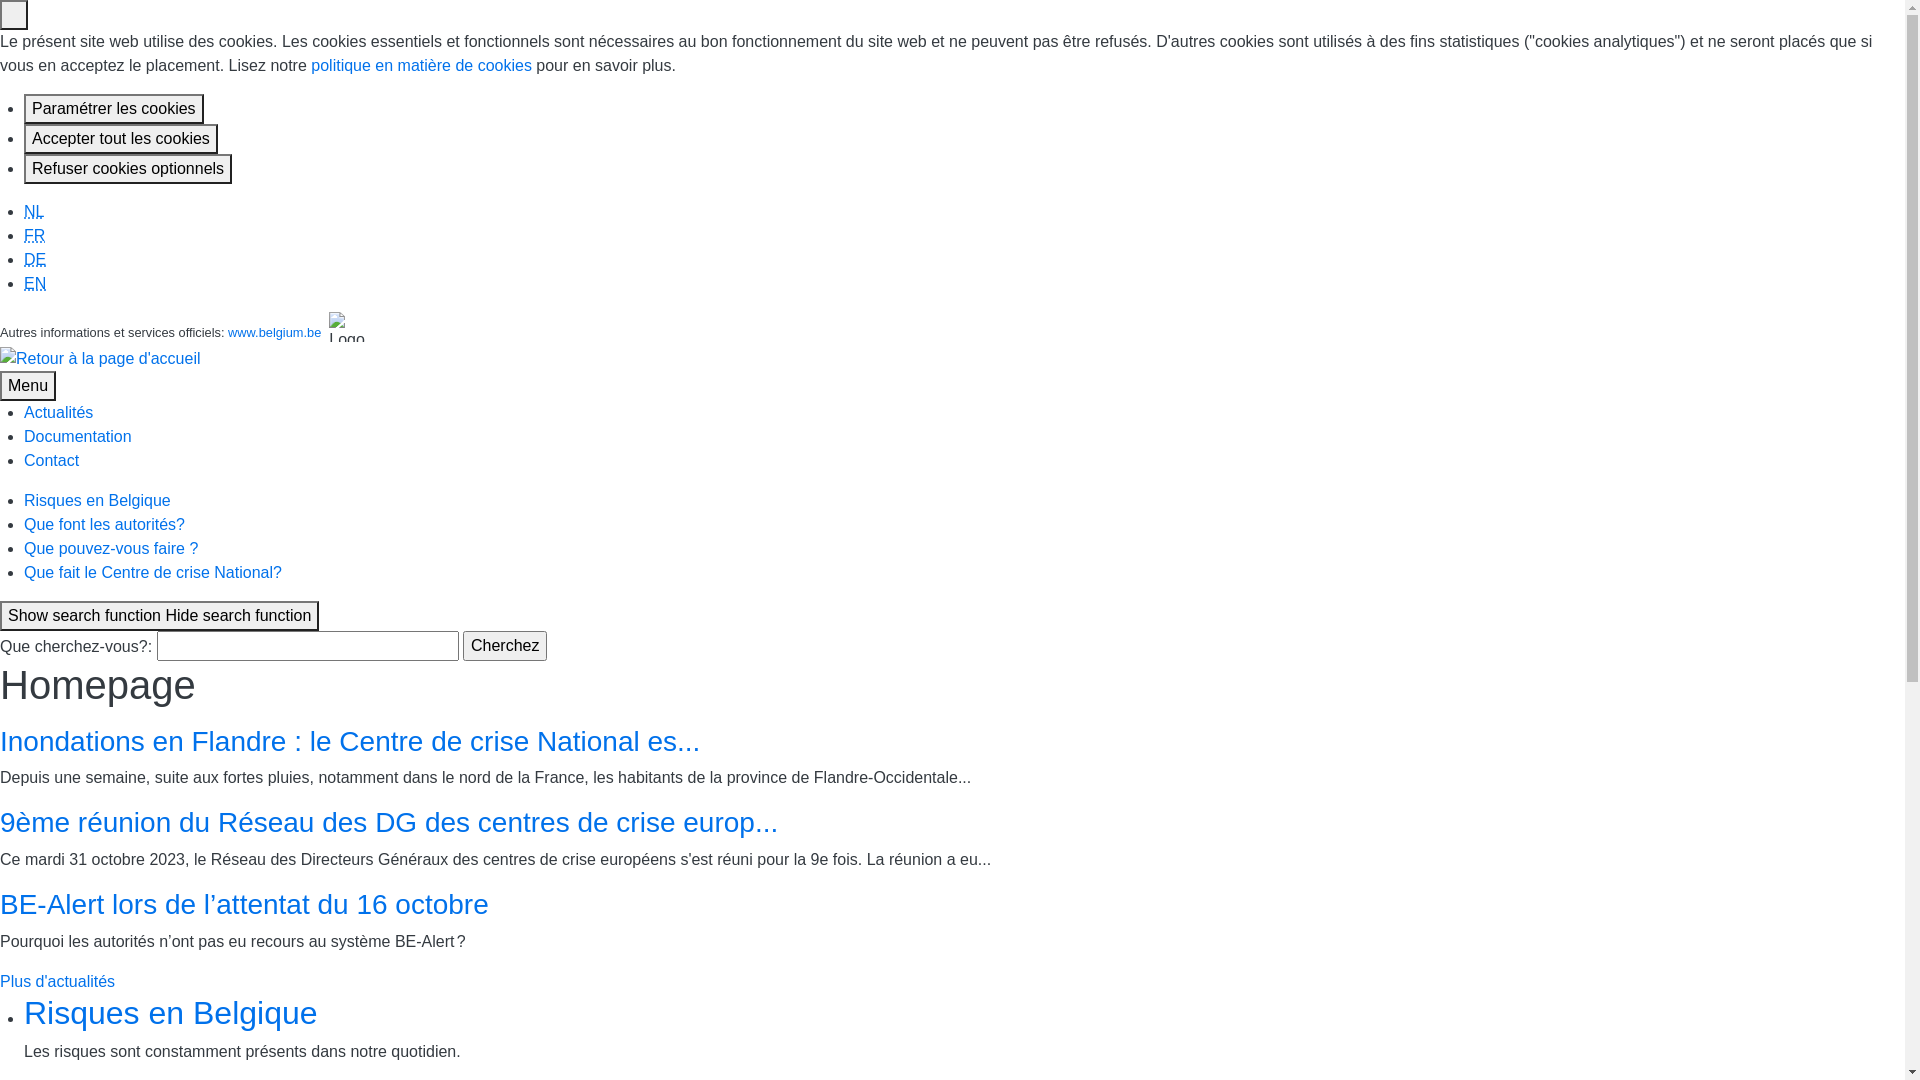  What do you see at coordinates (33, 211) in the screenshot?
I see `'NL'` at bounding box center [33, 211].